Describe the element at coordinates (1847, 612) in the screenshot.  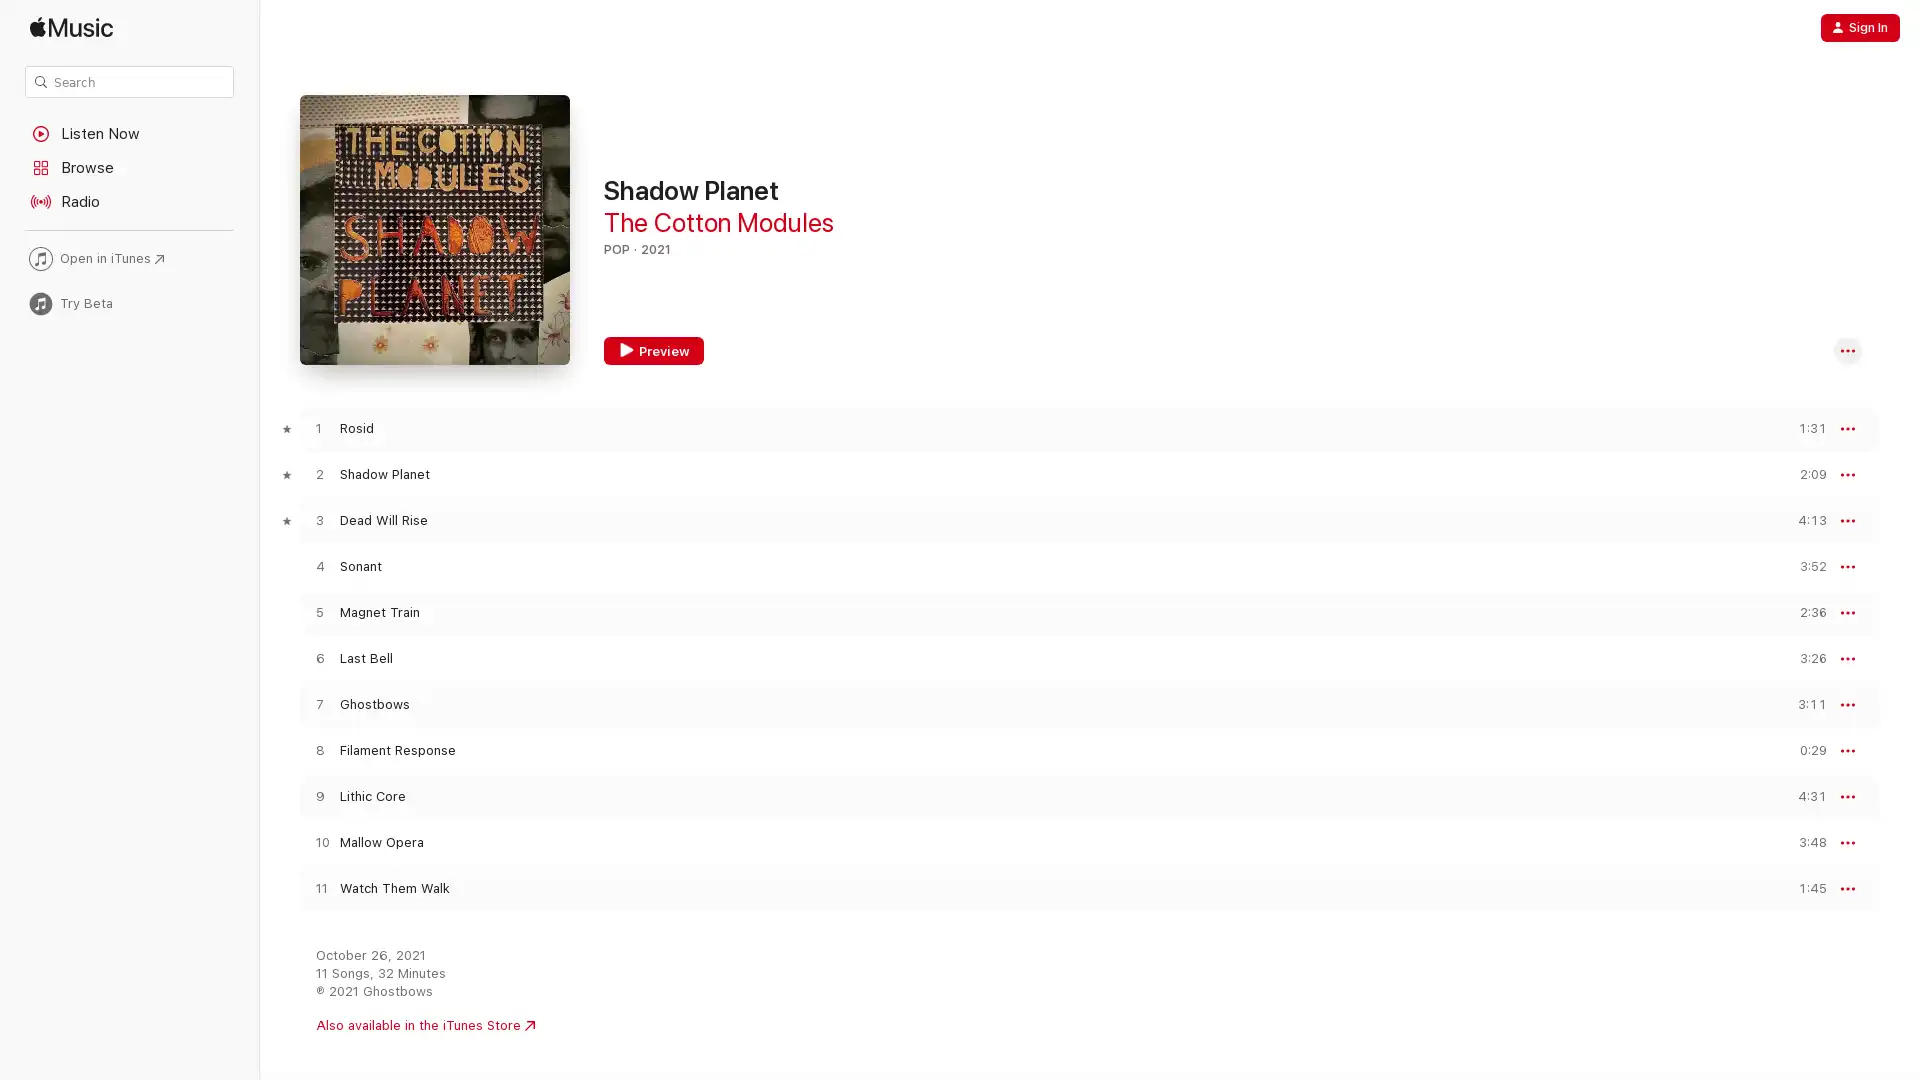
I see `More` at that location.